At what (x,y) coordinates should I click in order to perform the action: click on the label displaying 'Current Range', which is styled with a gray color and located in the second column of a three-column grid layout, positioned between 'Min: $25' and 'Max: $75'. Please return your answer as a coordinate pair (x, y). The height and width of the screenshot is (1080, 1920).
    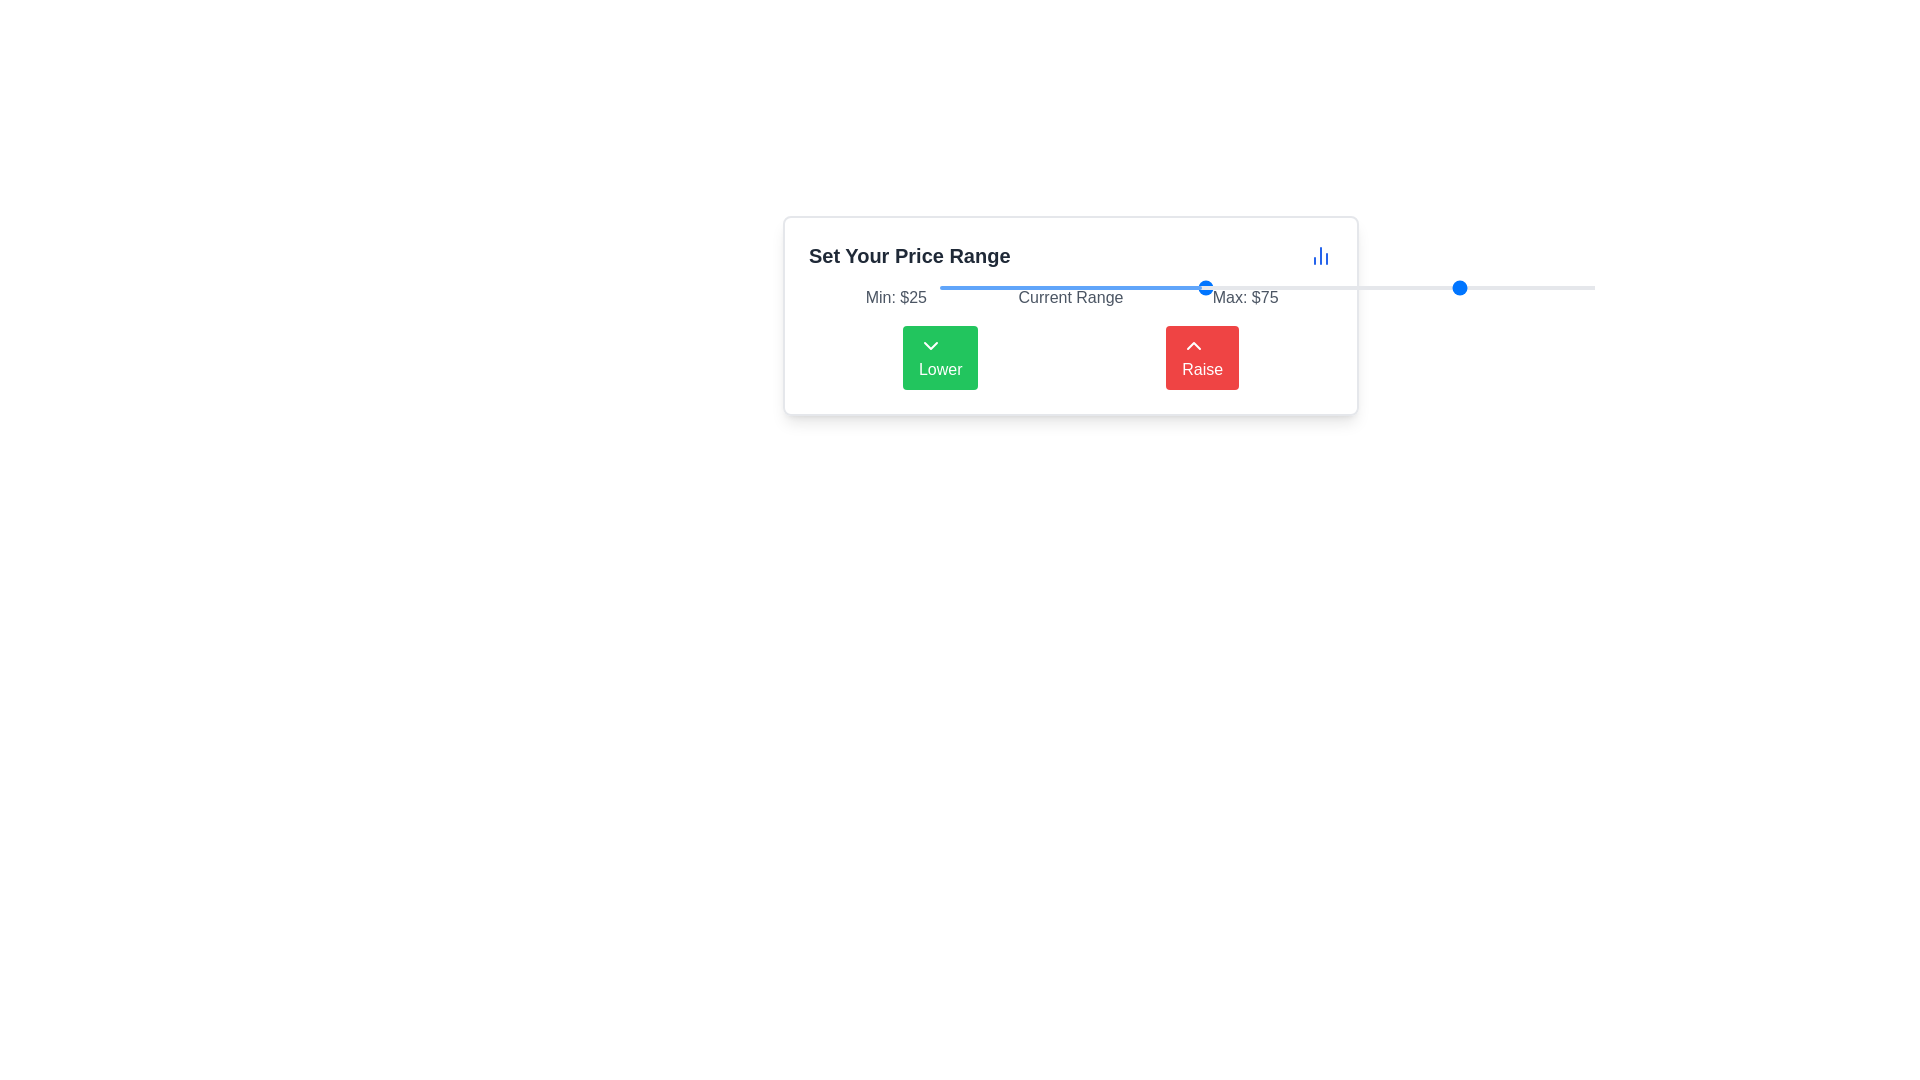
    Looking at the image, I should click on (1069, 297).